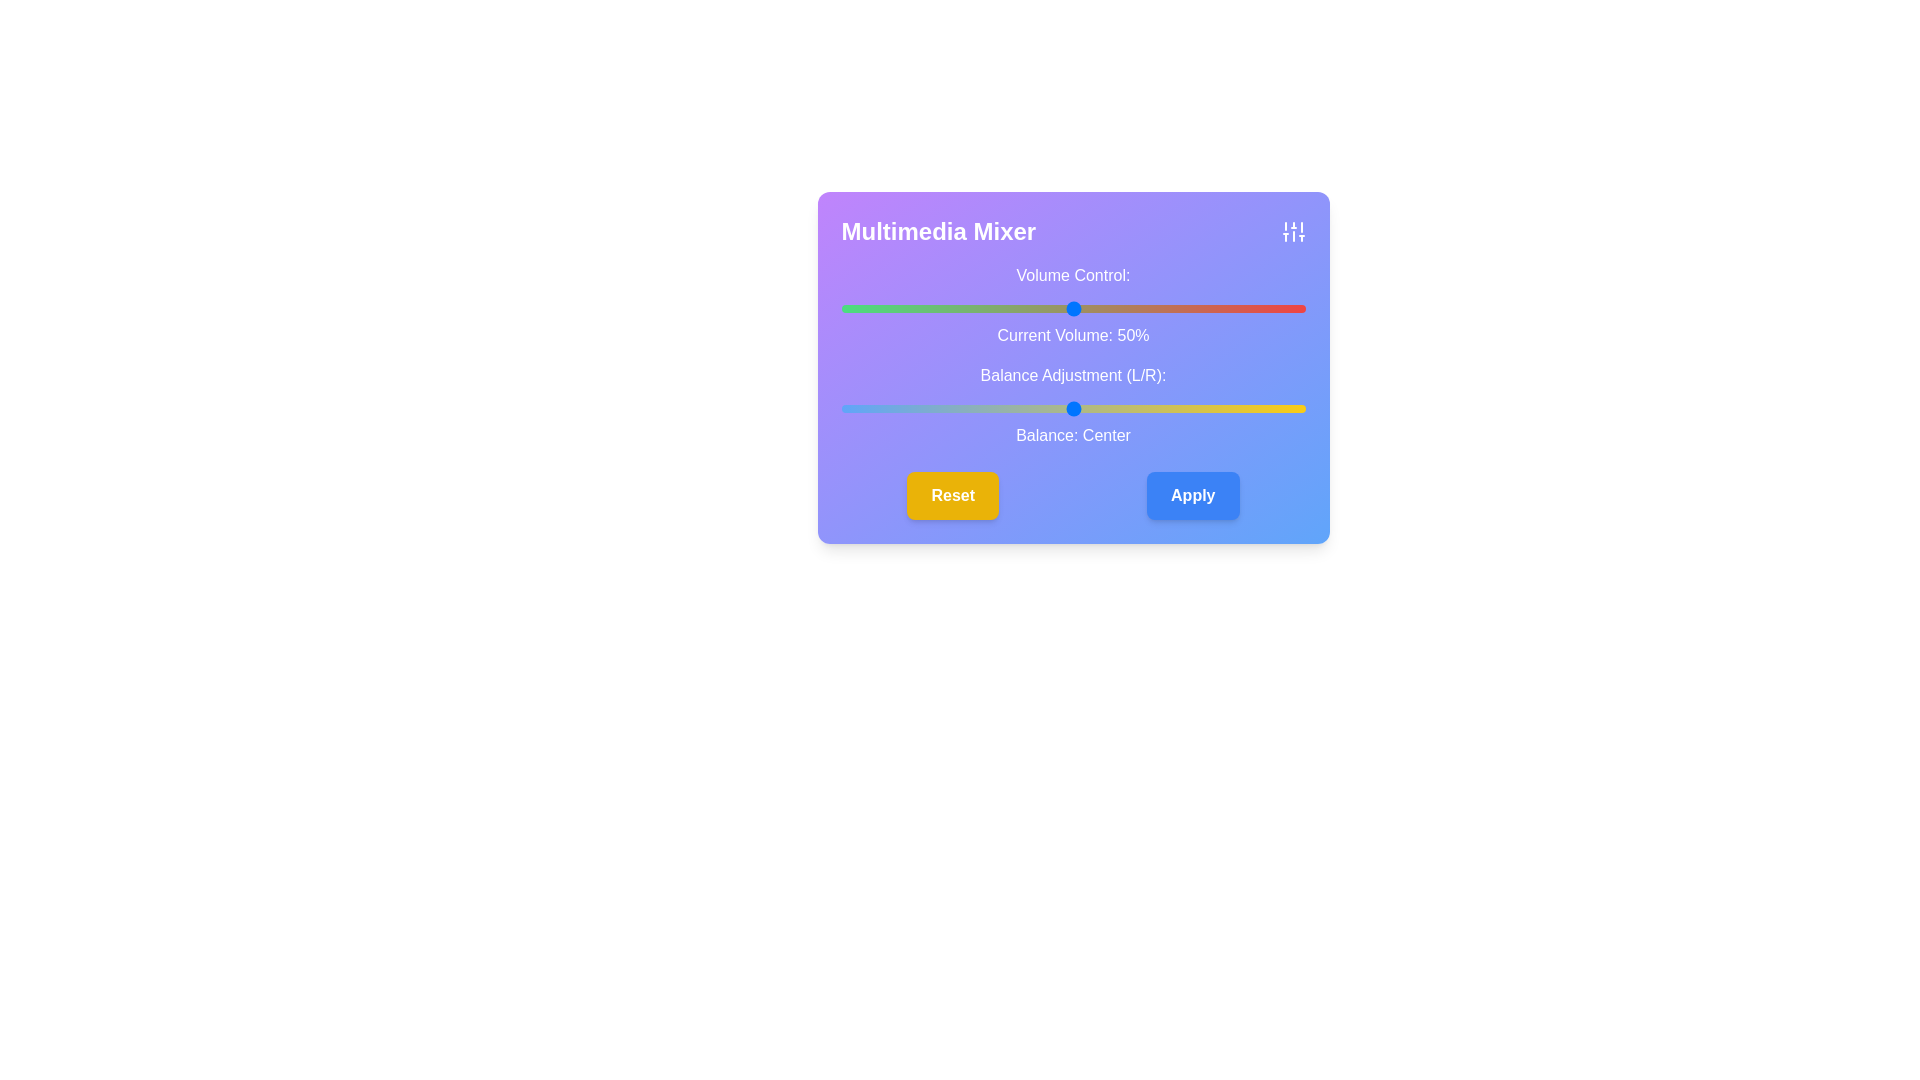 The height and width of the screenshot is (1080, 1920). I want to click on the 'Reset' button to reset all settings to their default values, so click(952, 495).